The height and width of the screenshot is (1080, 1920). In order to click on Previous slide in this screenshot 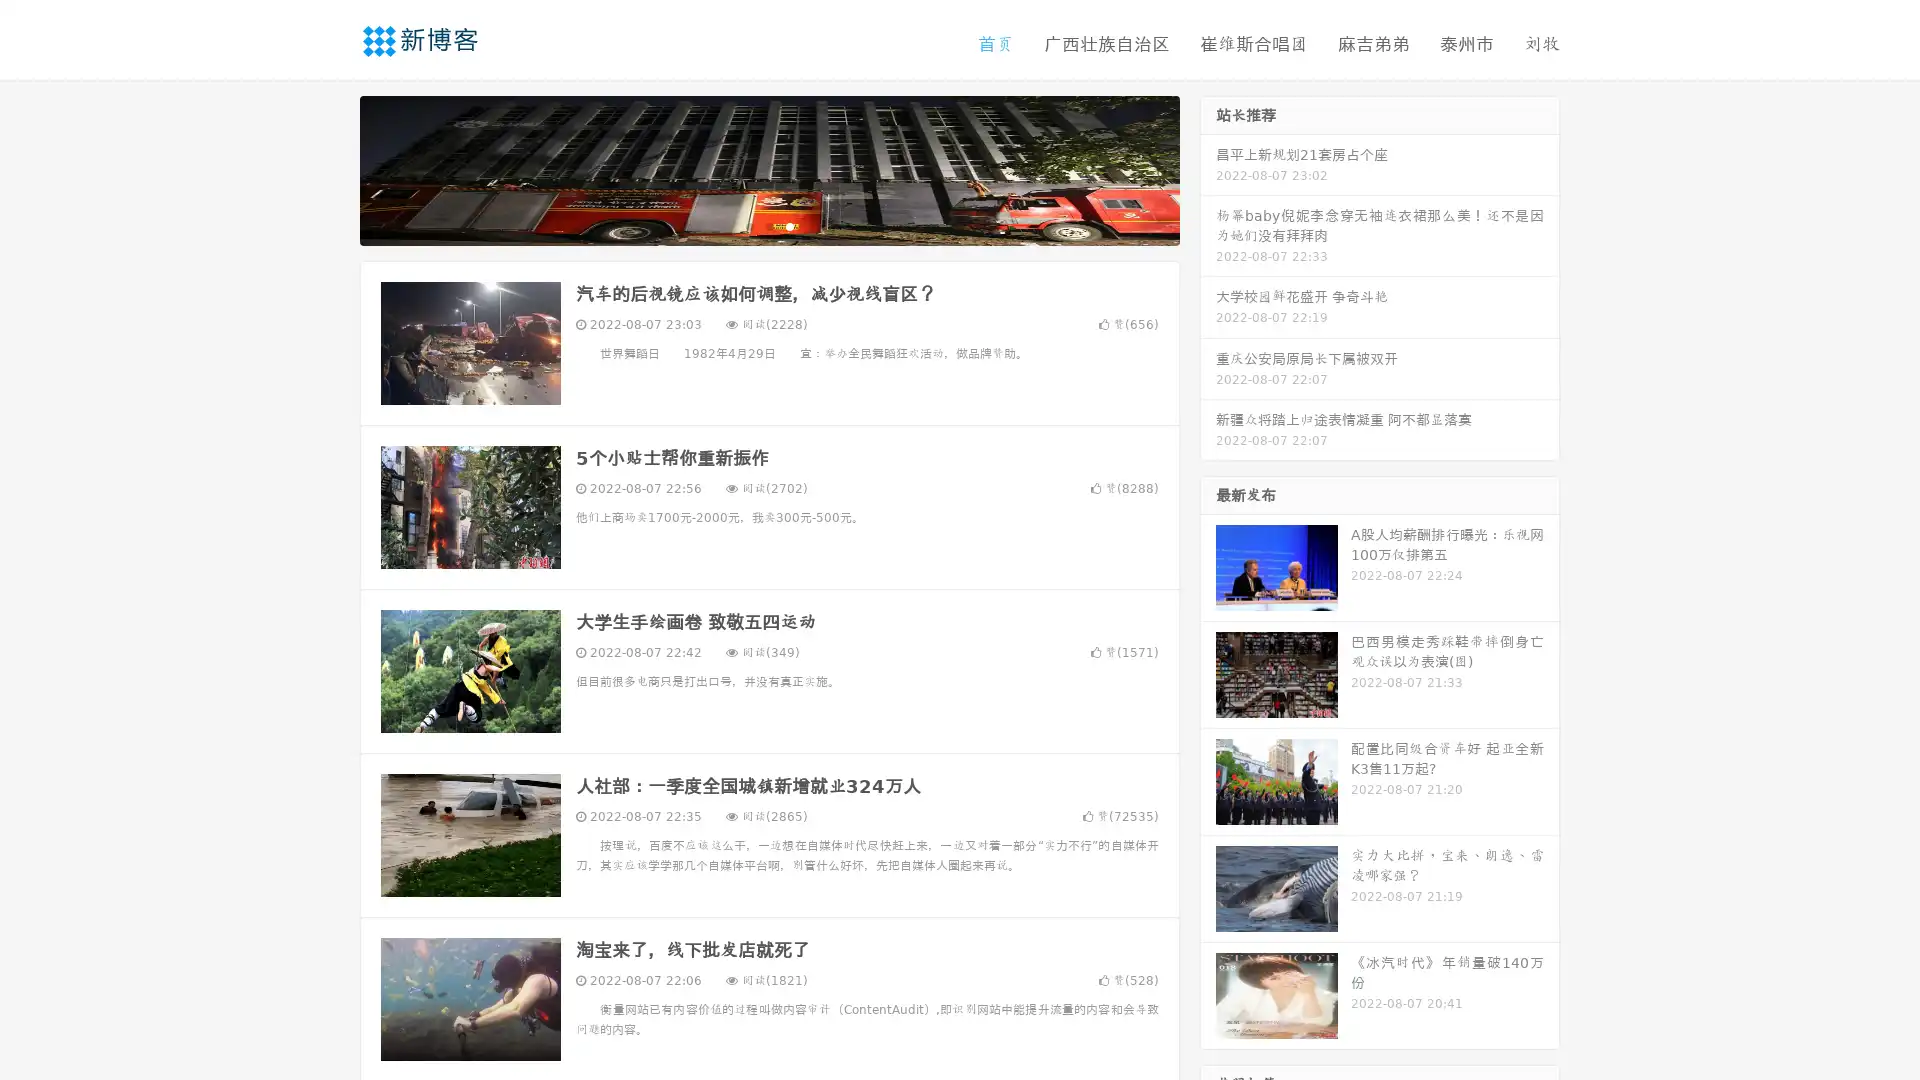, I will do `click(330, 168)`.